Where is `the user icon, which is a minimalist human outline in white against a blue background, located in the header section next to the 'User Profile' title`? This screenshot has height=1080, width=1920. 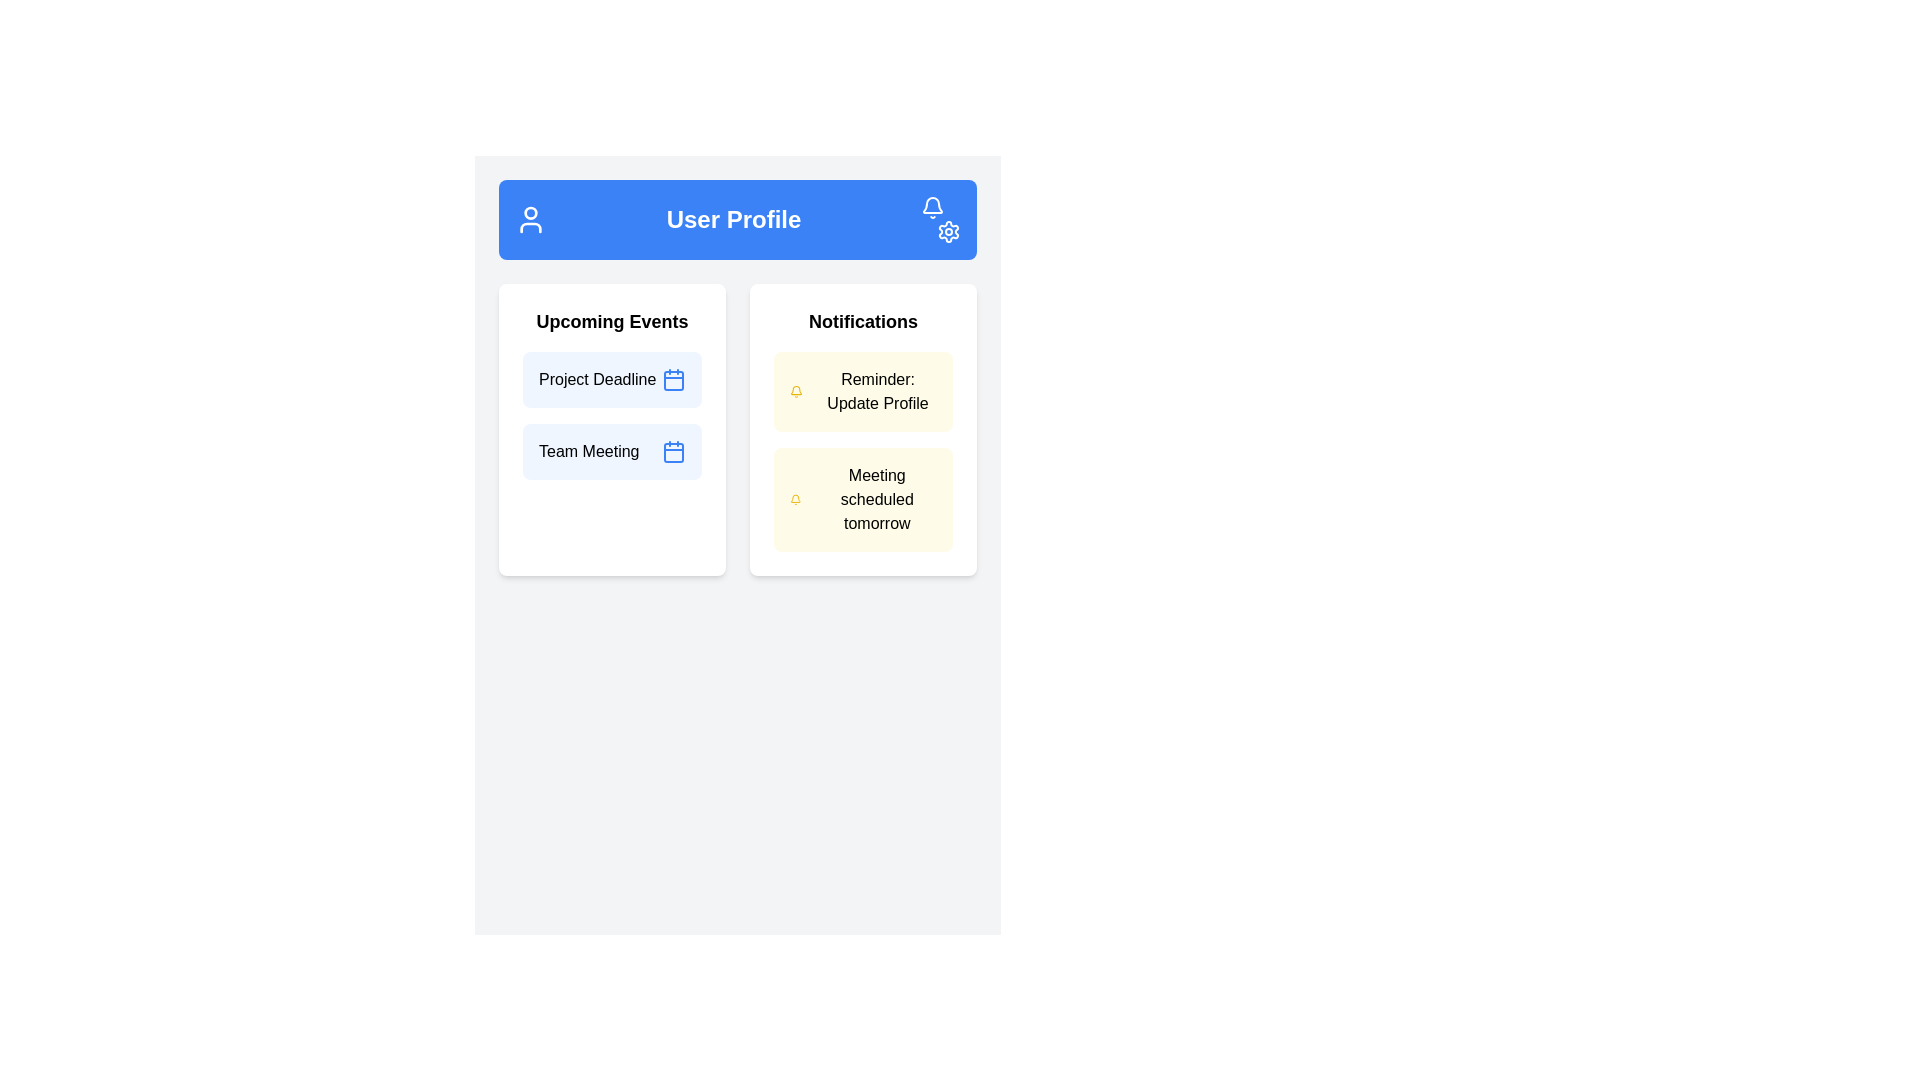 the user icon, which is a minimalist human outline in white against a blue background, located in the header section next to the 'User Profile' title is located at coordinates (531, 219).